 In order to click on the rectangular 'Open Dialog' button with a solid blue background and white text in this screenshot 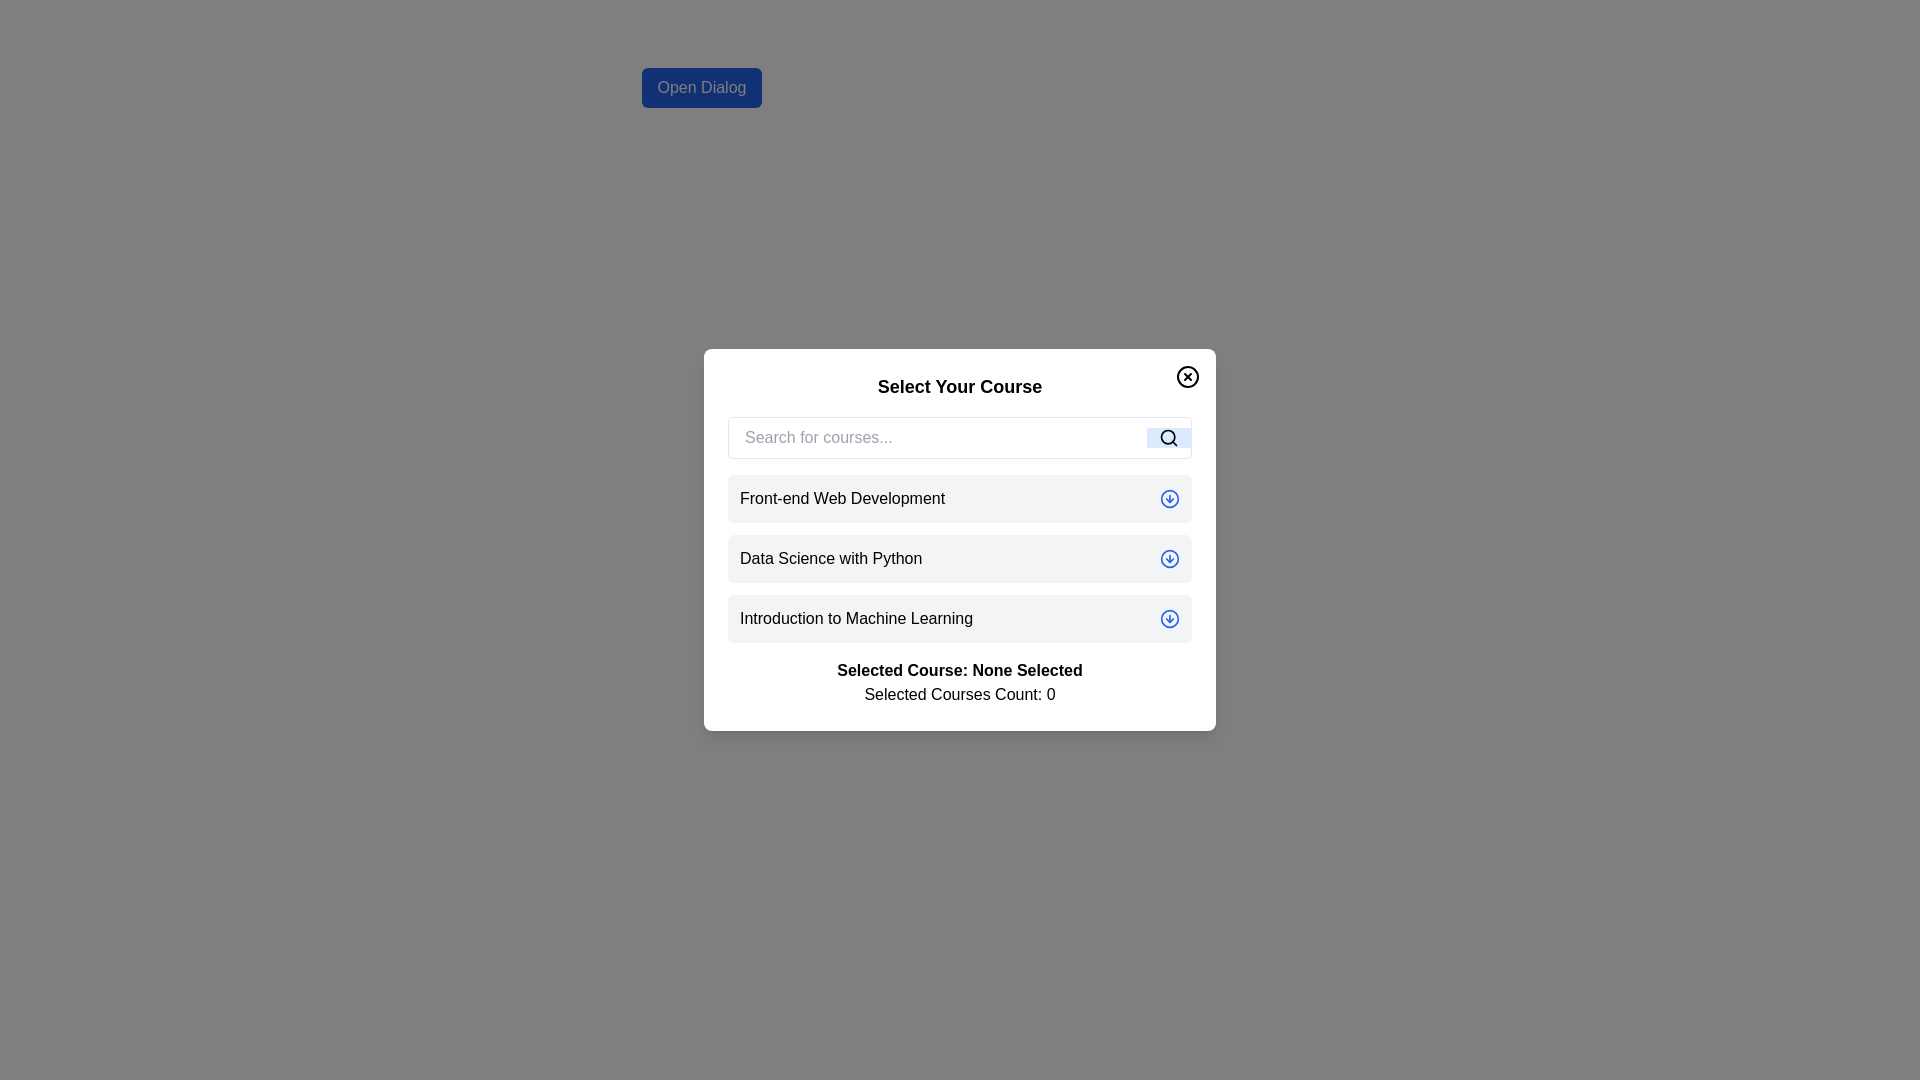, I will do `click(701, 87)`.